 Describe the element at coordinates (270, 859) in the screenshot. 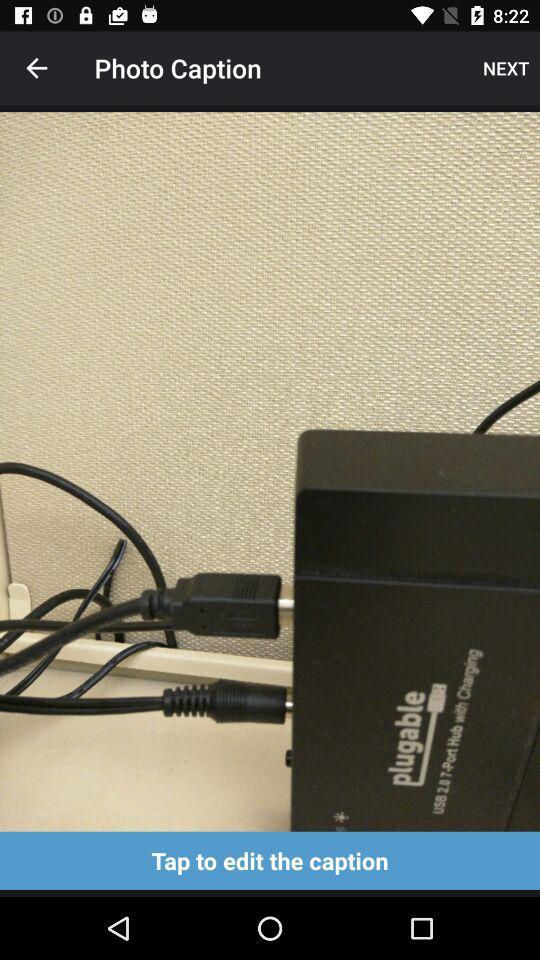

I see `edit the photo 's caption` at that location.